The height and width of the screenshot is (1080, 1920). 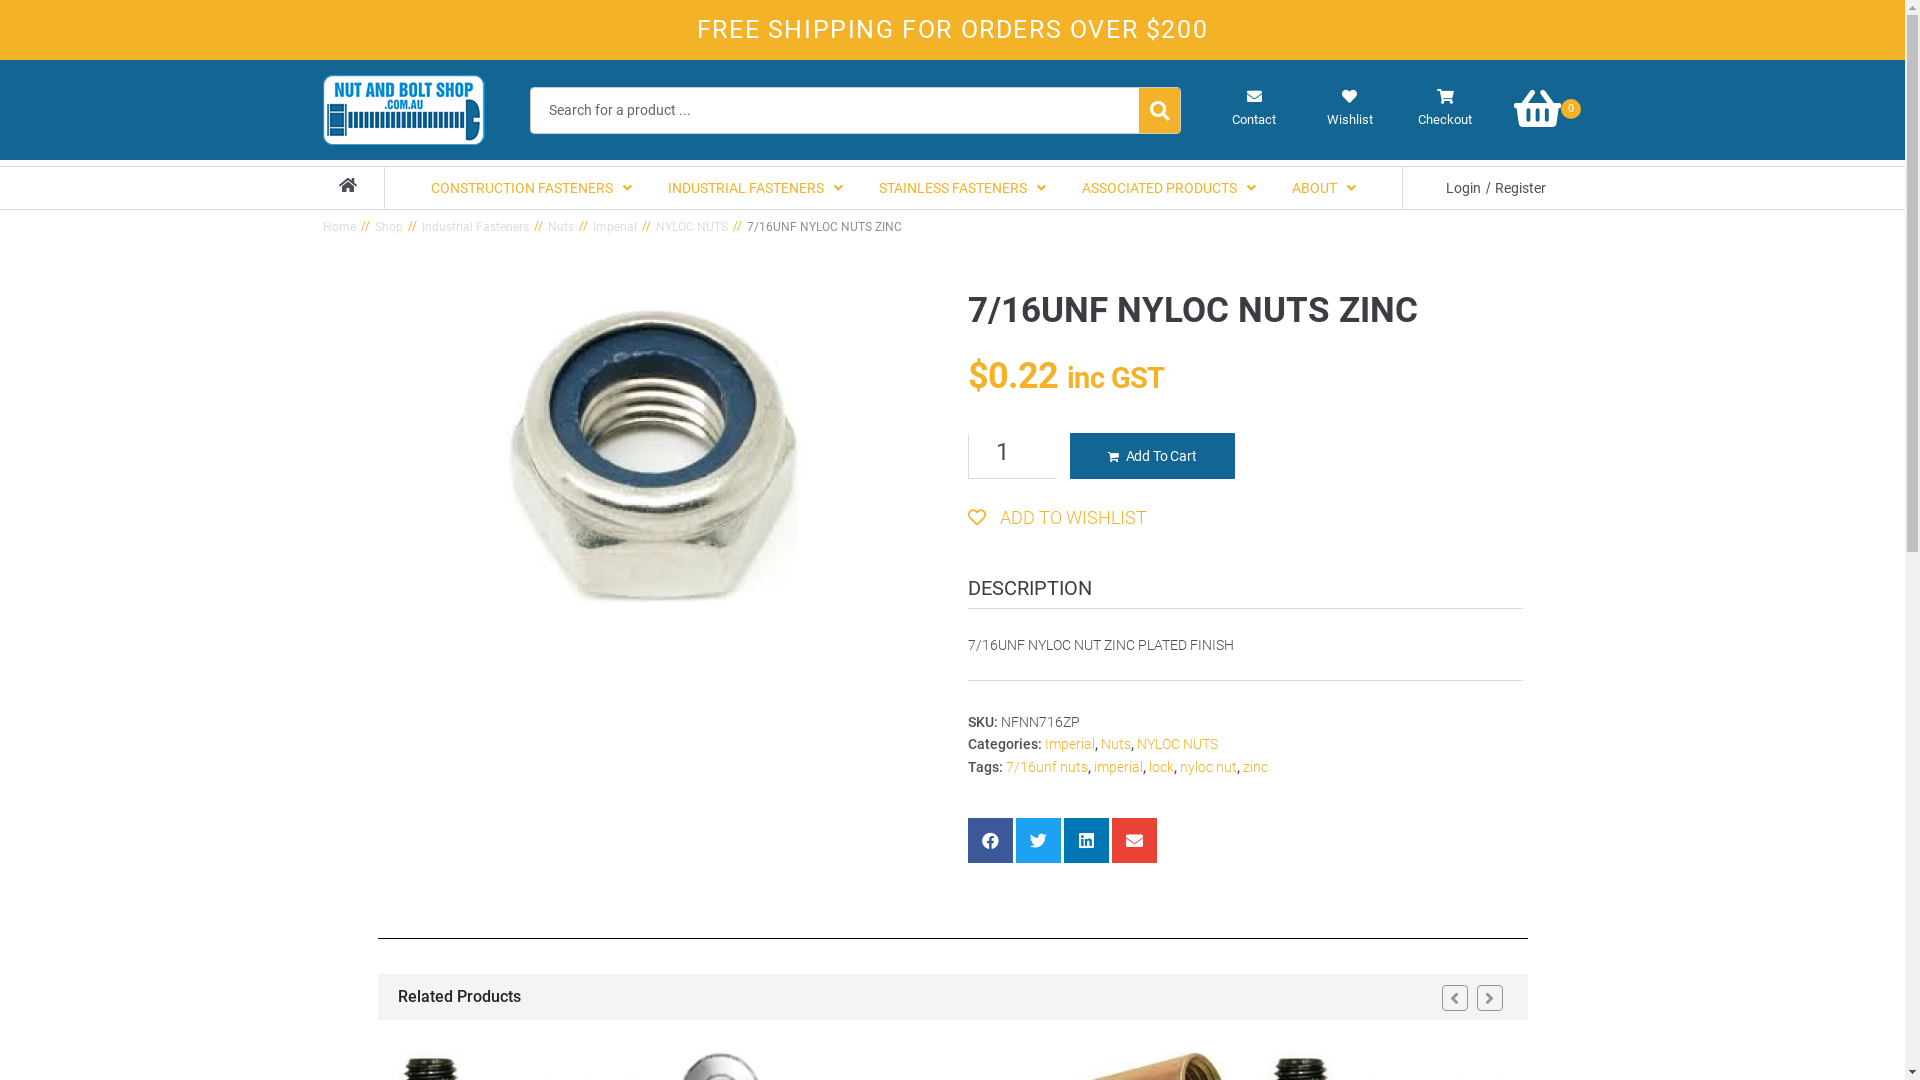 I want to click on 'Home', so click(x=338, y=226).